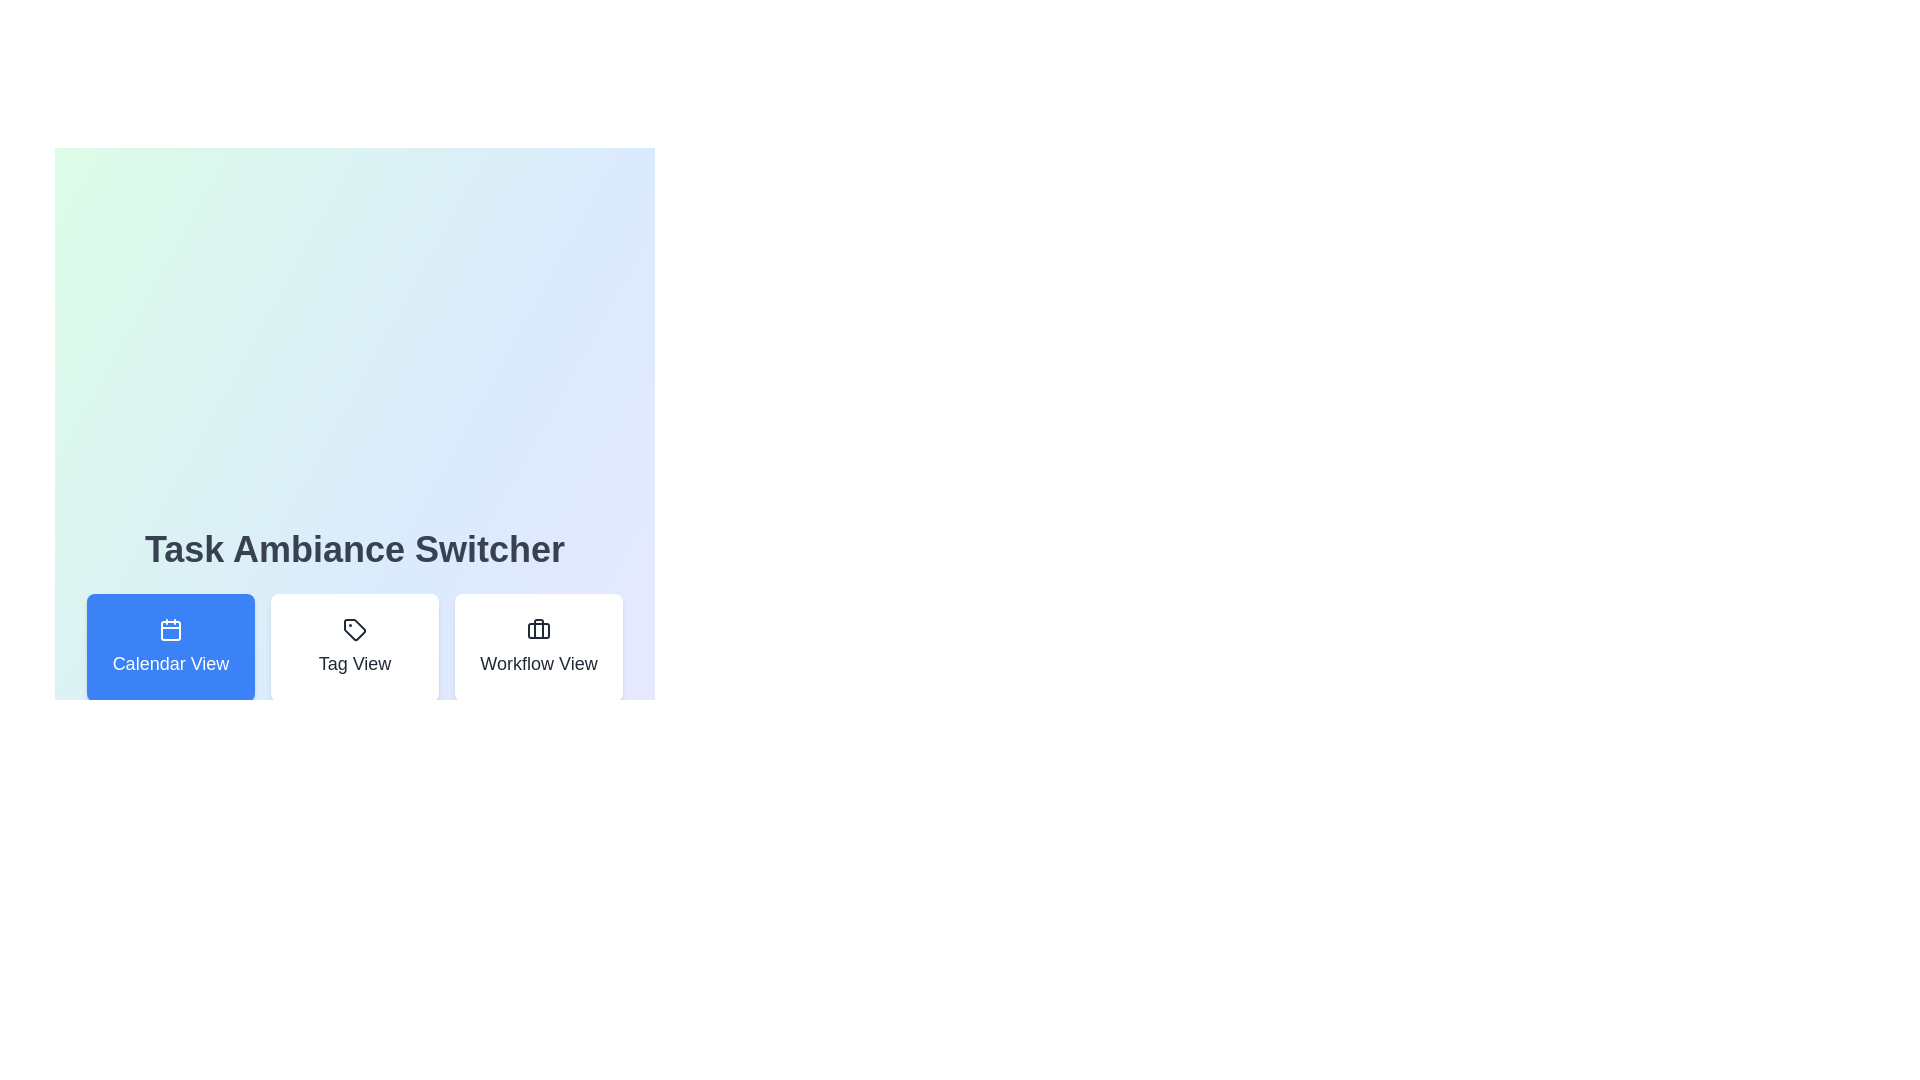 The height and width of the screenshot is (1080, 1920). Describe the element at coordinates (355, 628) in the screenshot. I see `the 'Tag View' button which contains the tag icon` at that location.